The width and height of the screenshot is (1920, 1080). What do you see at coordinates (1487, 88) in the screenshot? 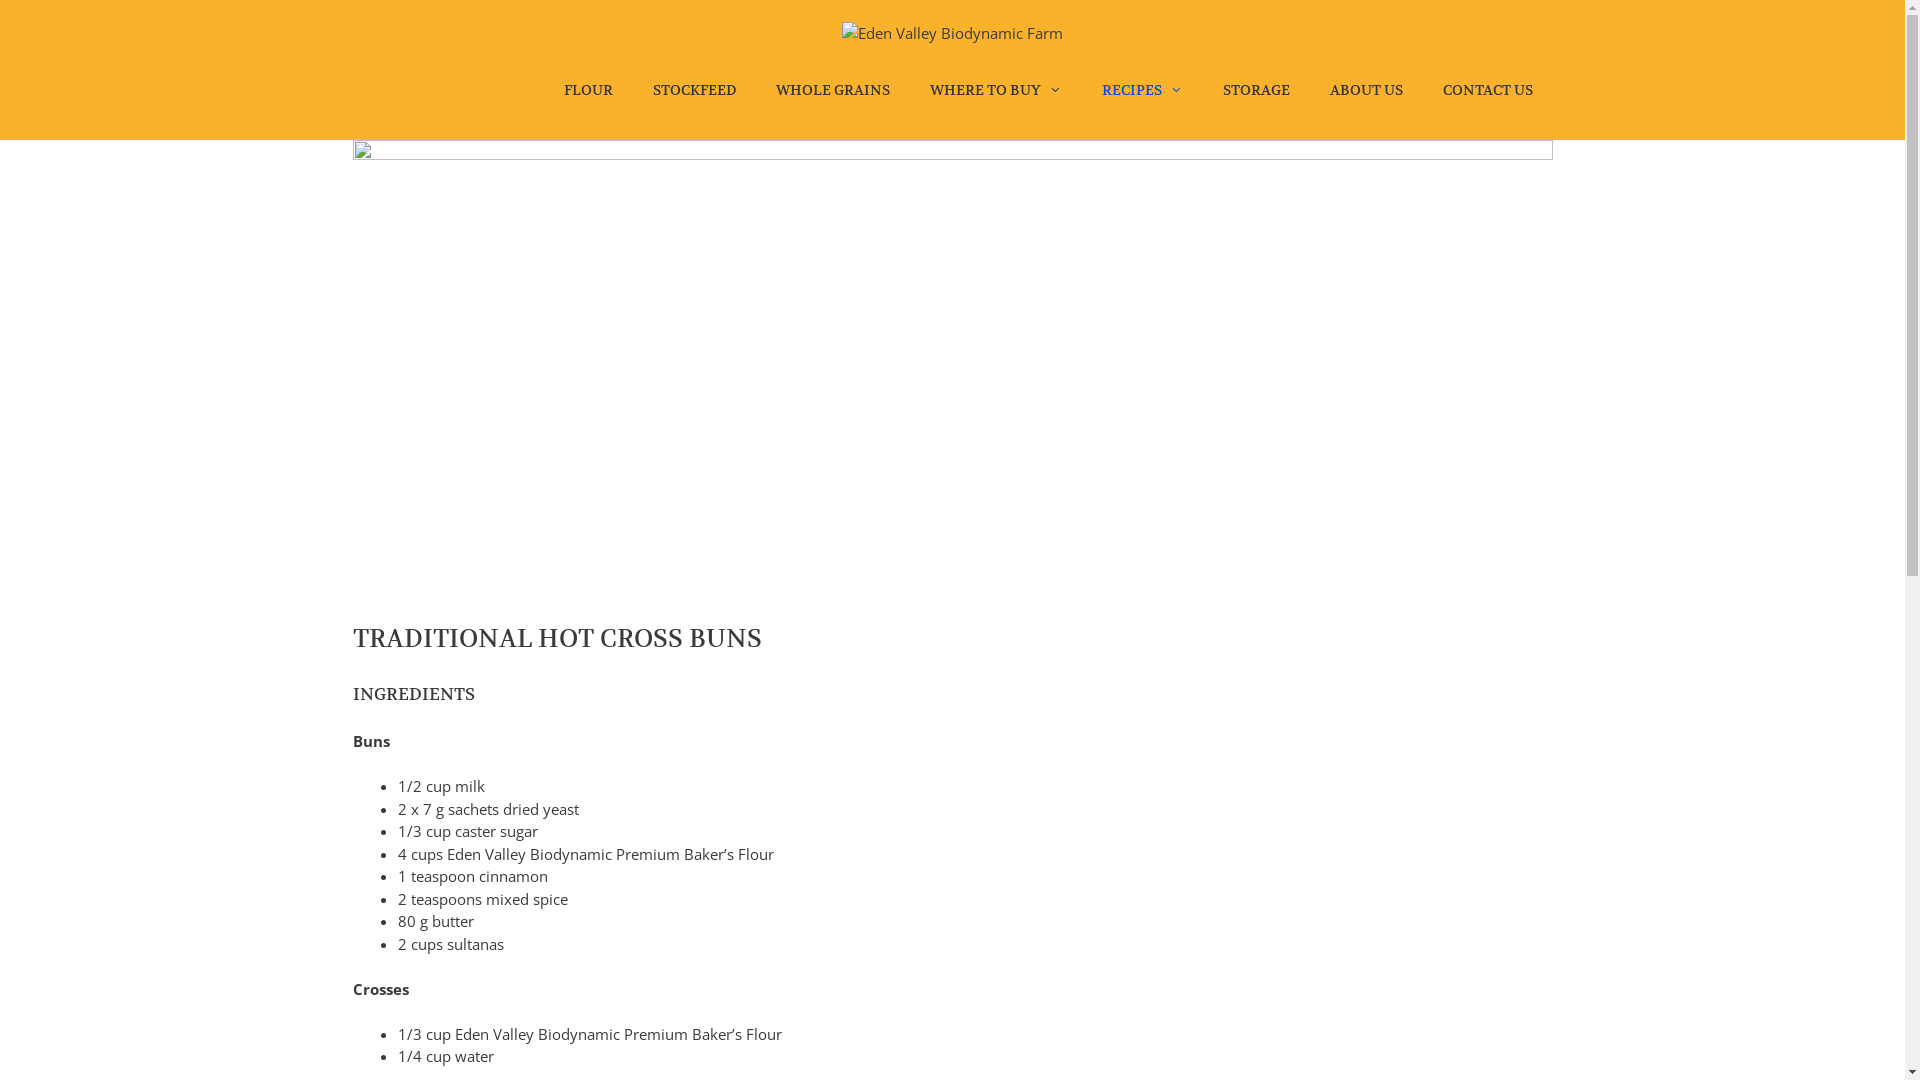
I see `'CONTACT US'` at bounding box center [1487, 88].